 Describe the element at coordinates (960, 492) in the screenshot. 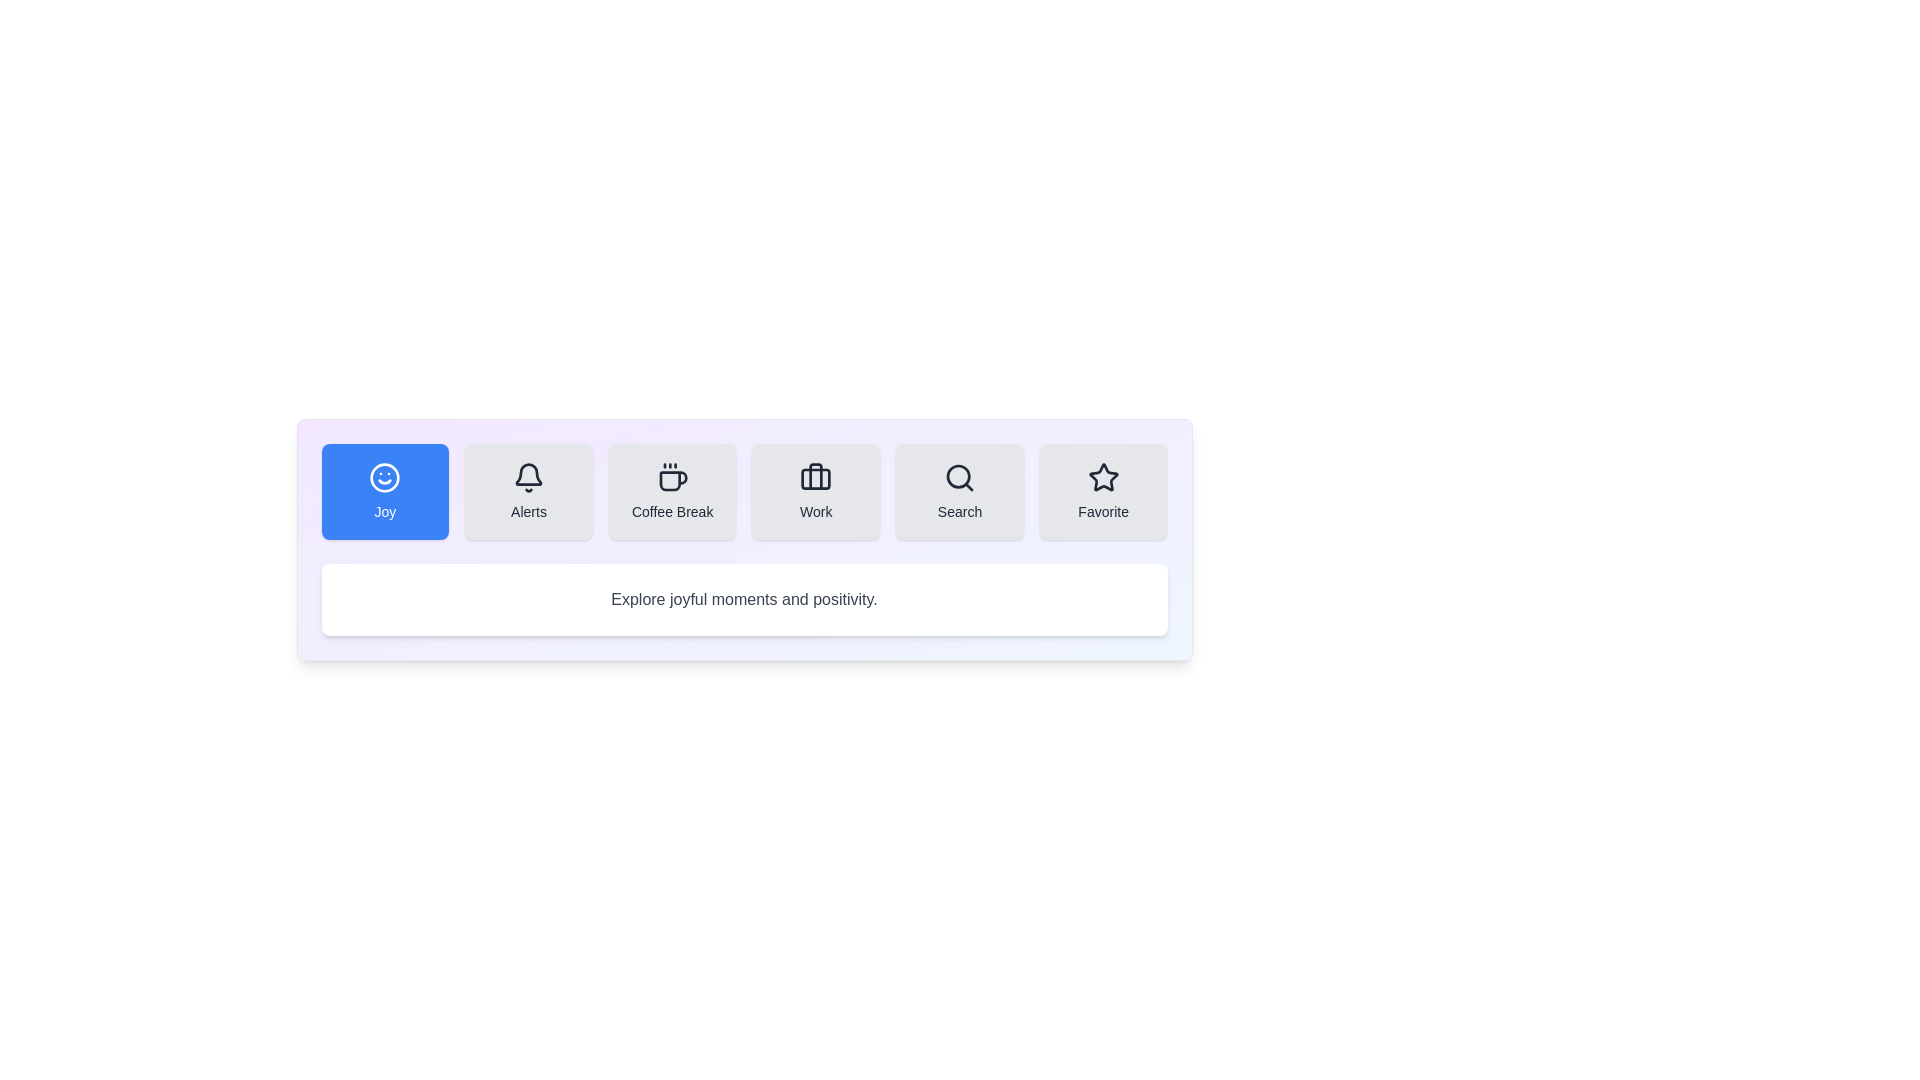

I see `the tab labeled Search to observe the hover effect` at that location.